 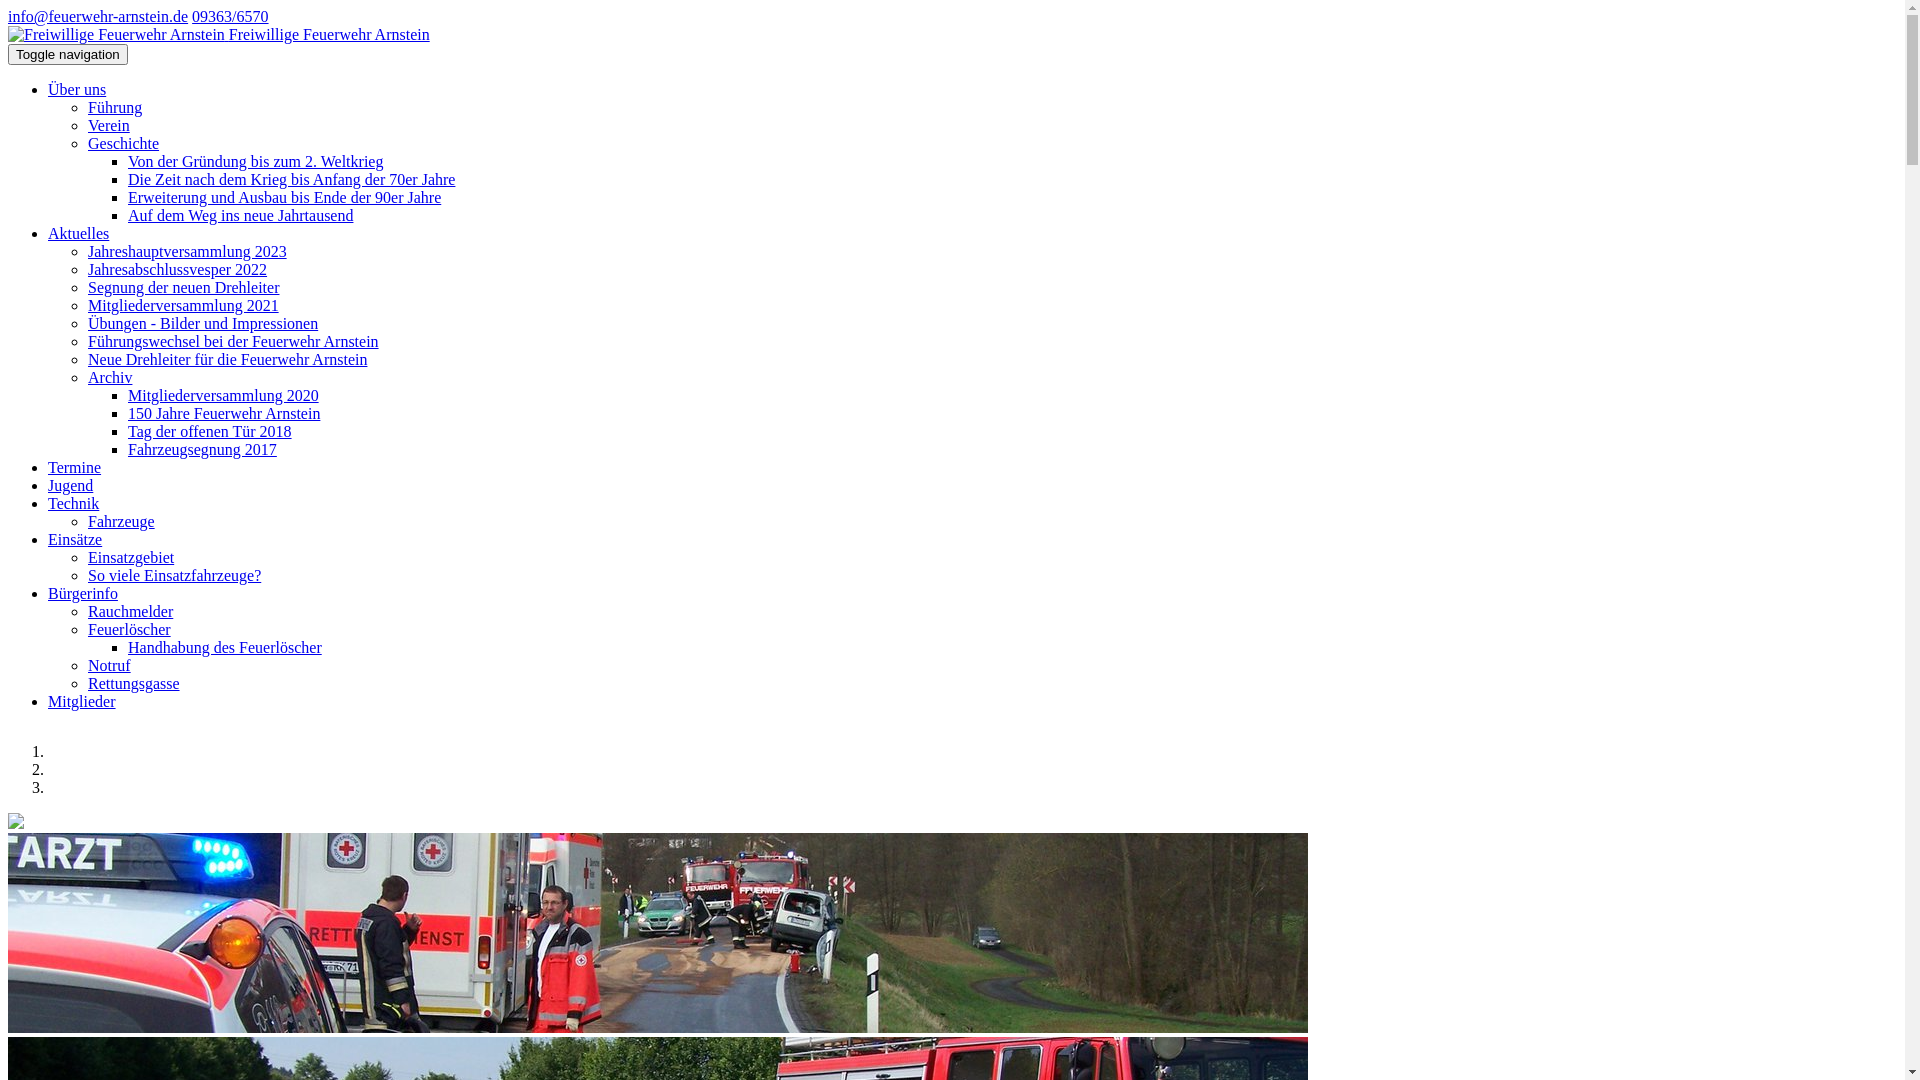 What do you see at coordinates (290, 178) in the screenshot?
I see `'Die Zeit nach dem Krieg bis Anfang der 70er Jahre'` at bounding box center [290, 178].